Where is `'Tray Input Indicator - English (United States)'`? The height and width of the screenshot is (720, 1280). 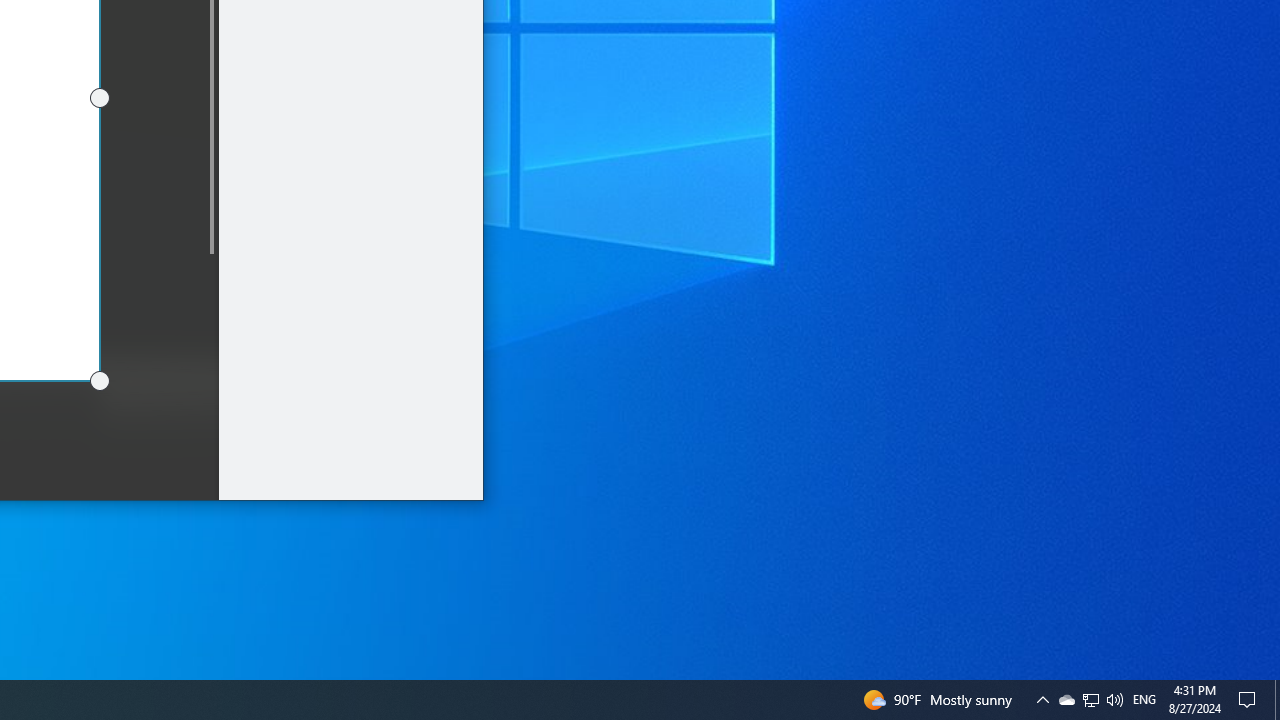
'Tray Input Indicator - English (United States)' is located at coordinates (1144, 698).